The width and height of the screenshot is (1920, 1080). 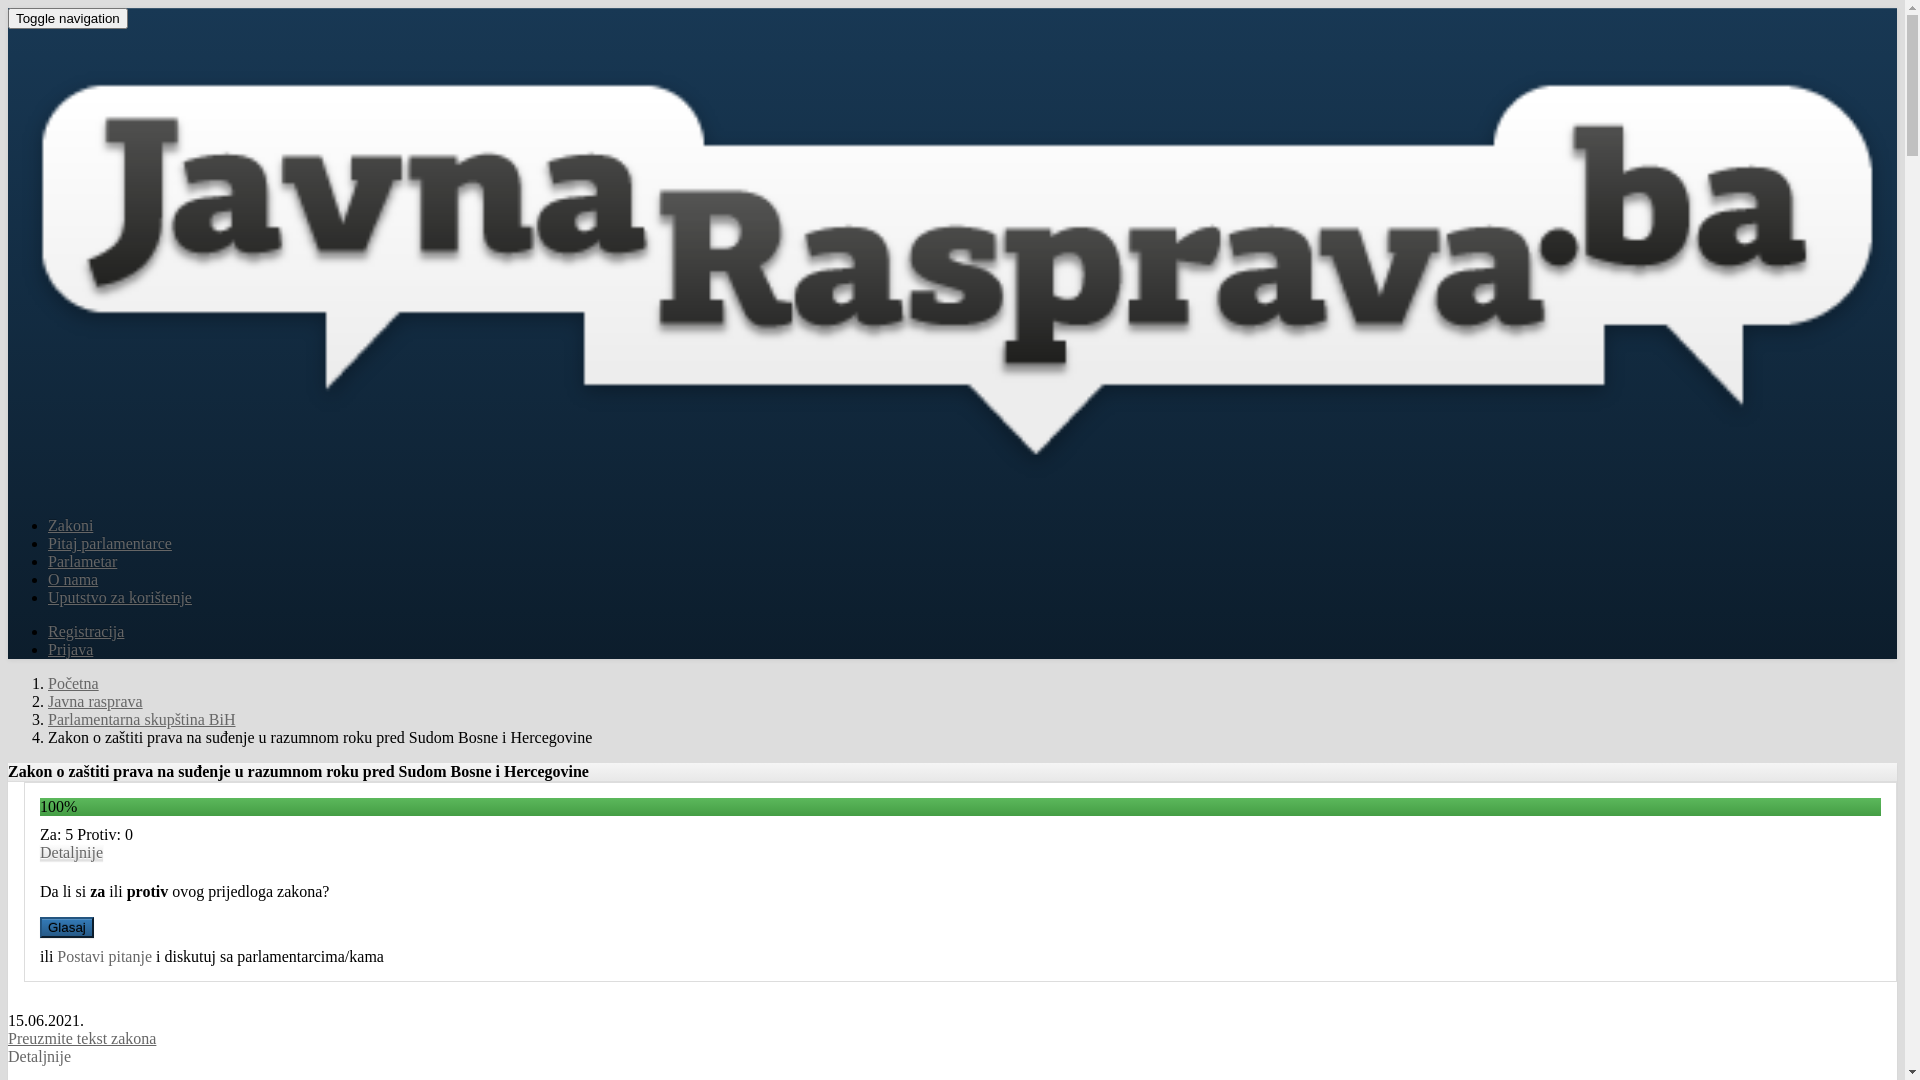 I want to click on 'Javna rasprava', so click(x=94, y=700).